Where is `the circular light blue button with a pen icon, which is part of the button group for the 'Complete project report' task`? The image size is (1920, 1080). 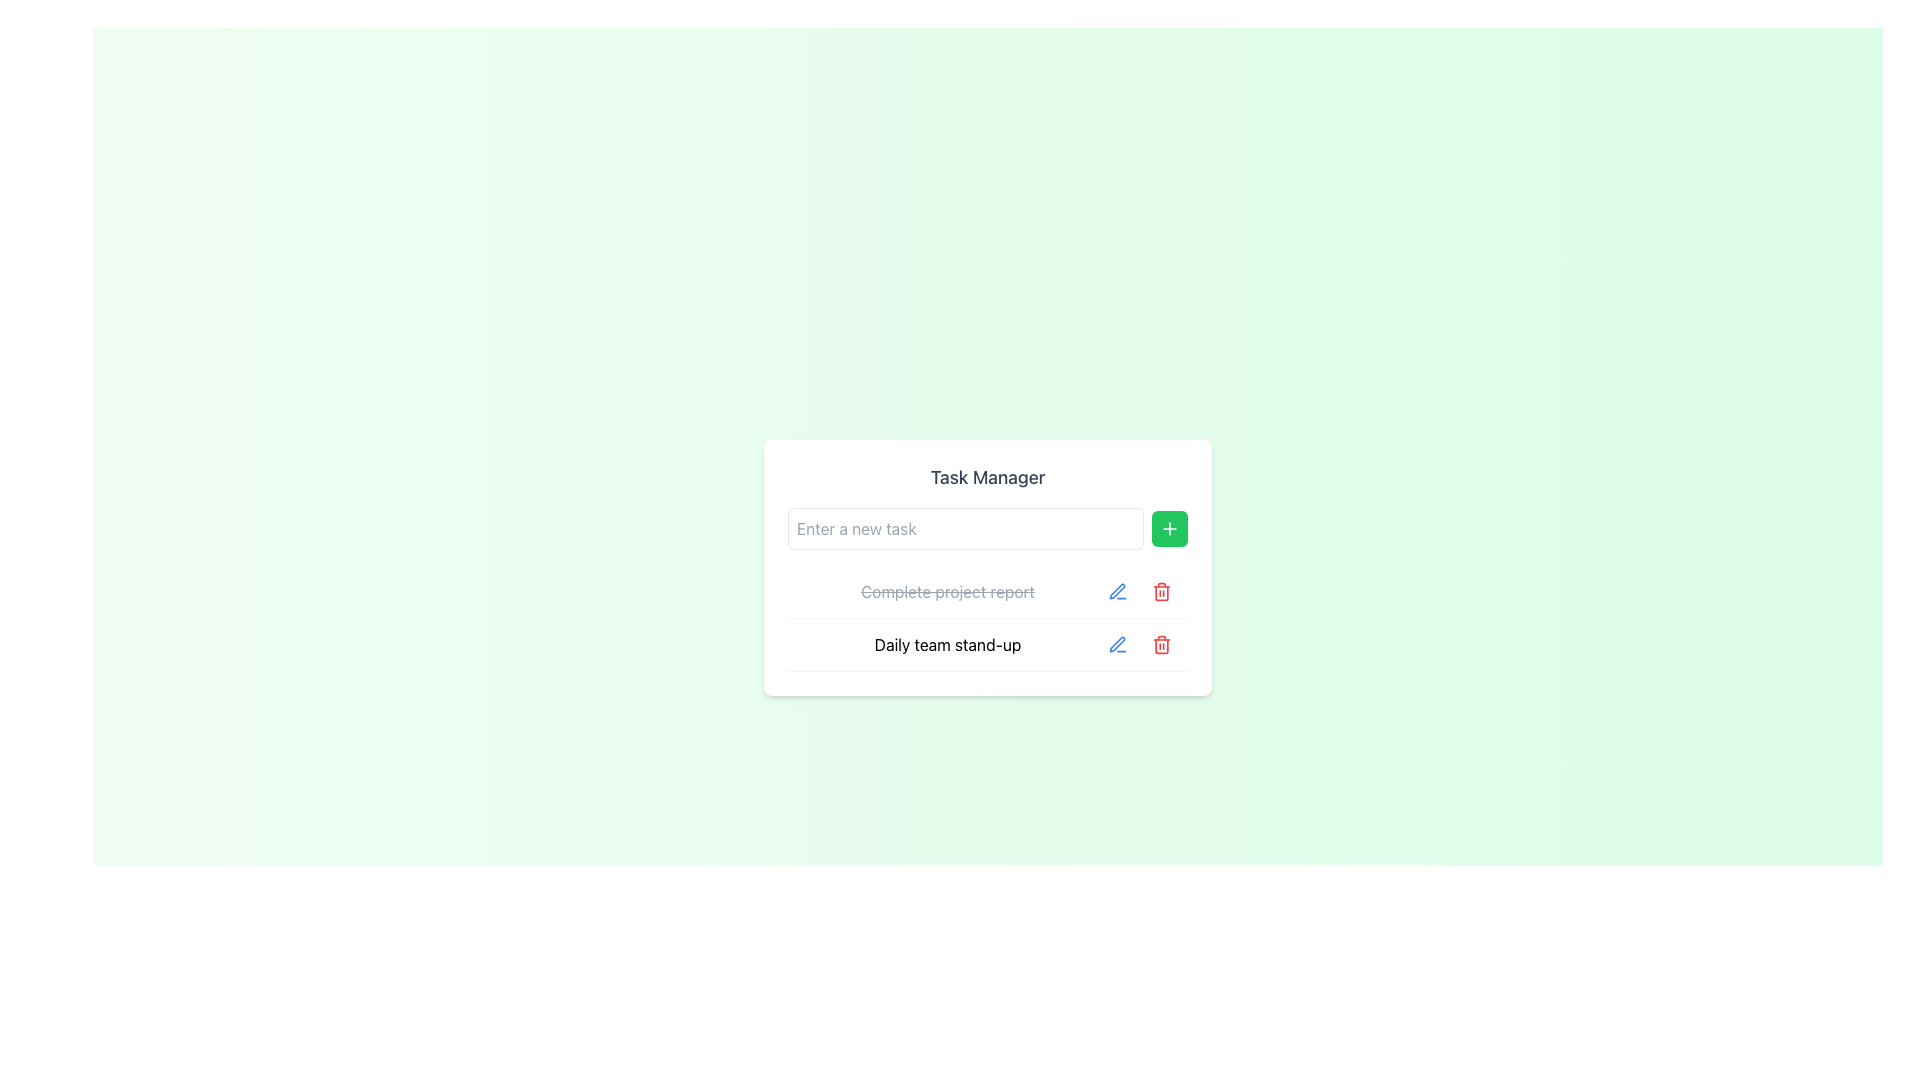 the circular light blue button with a pen icon, which is part of the button group for the 'Complete project report' task is located at coordinates (1117, 590).